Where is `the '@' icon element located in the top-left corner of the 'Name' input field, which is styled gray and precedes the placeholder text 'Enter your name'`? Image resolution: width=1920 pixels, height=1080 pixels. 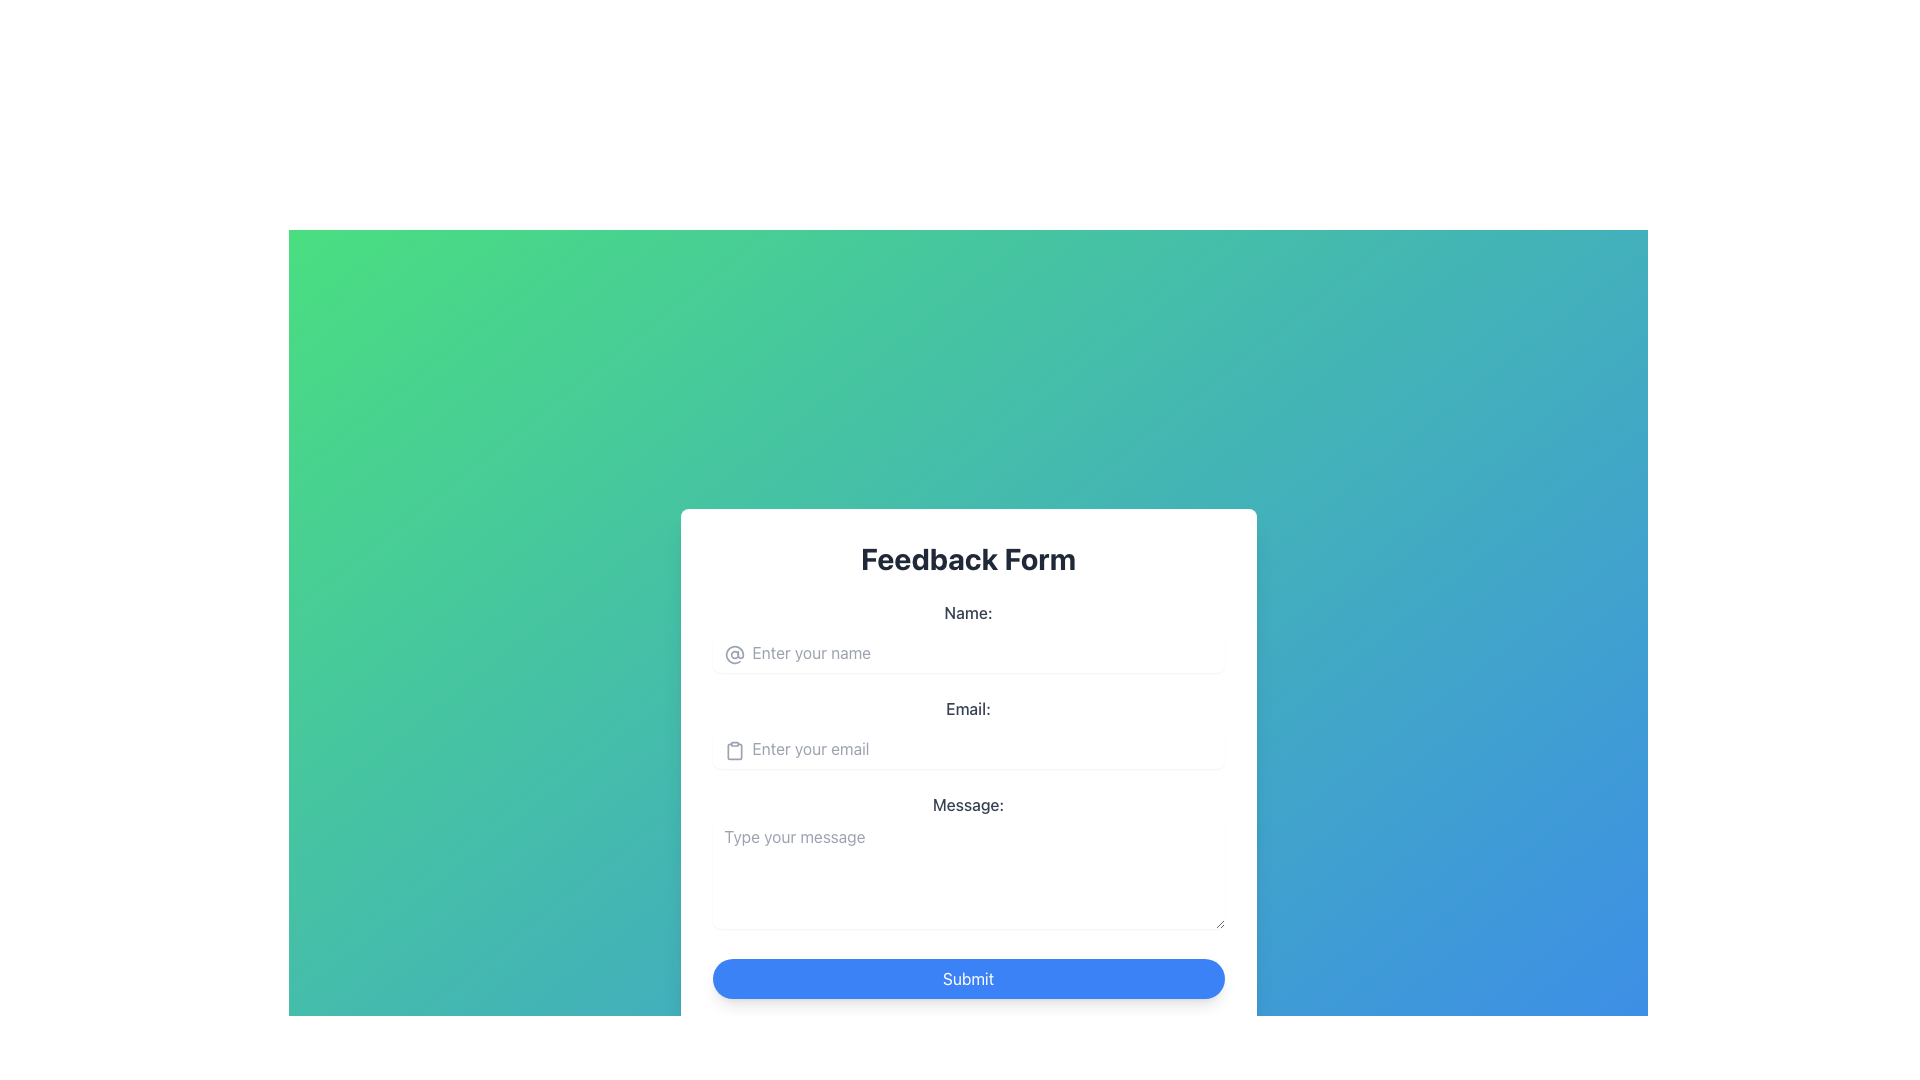 the '@' icon element located in the top-left corner of the 'Name' input field, which is styled gray and precedes the placeholder text 'Enter your name' is located at coordinates (733, 655).